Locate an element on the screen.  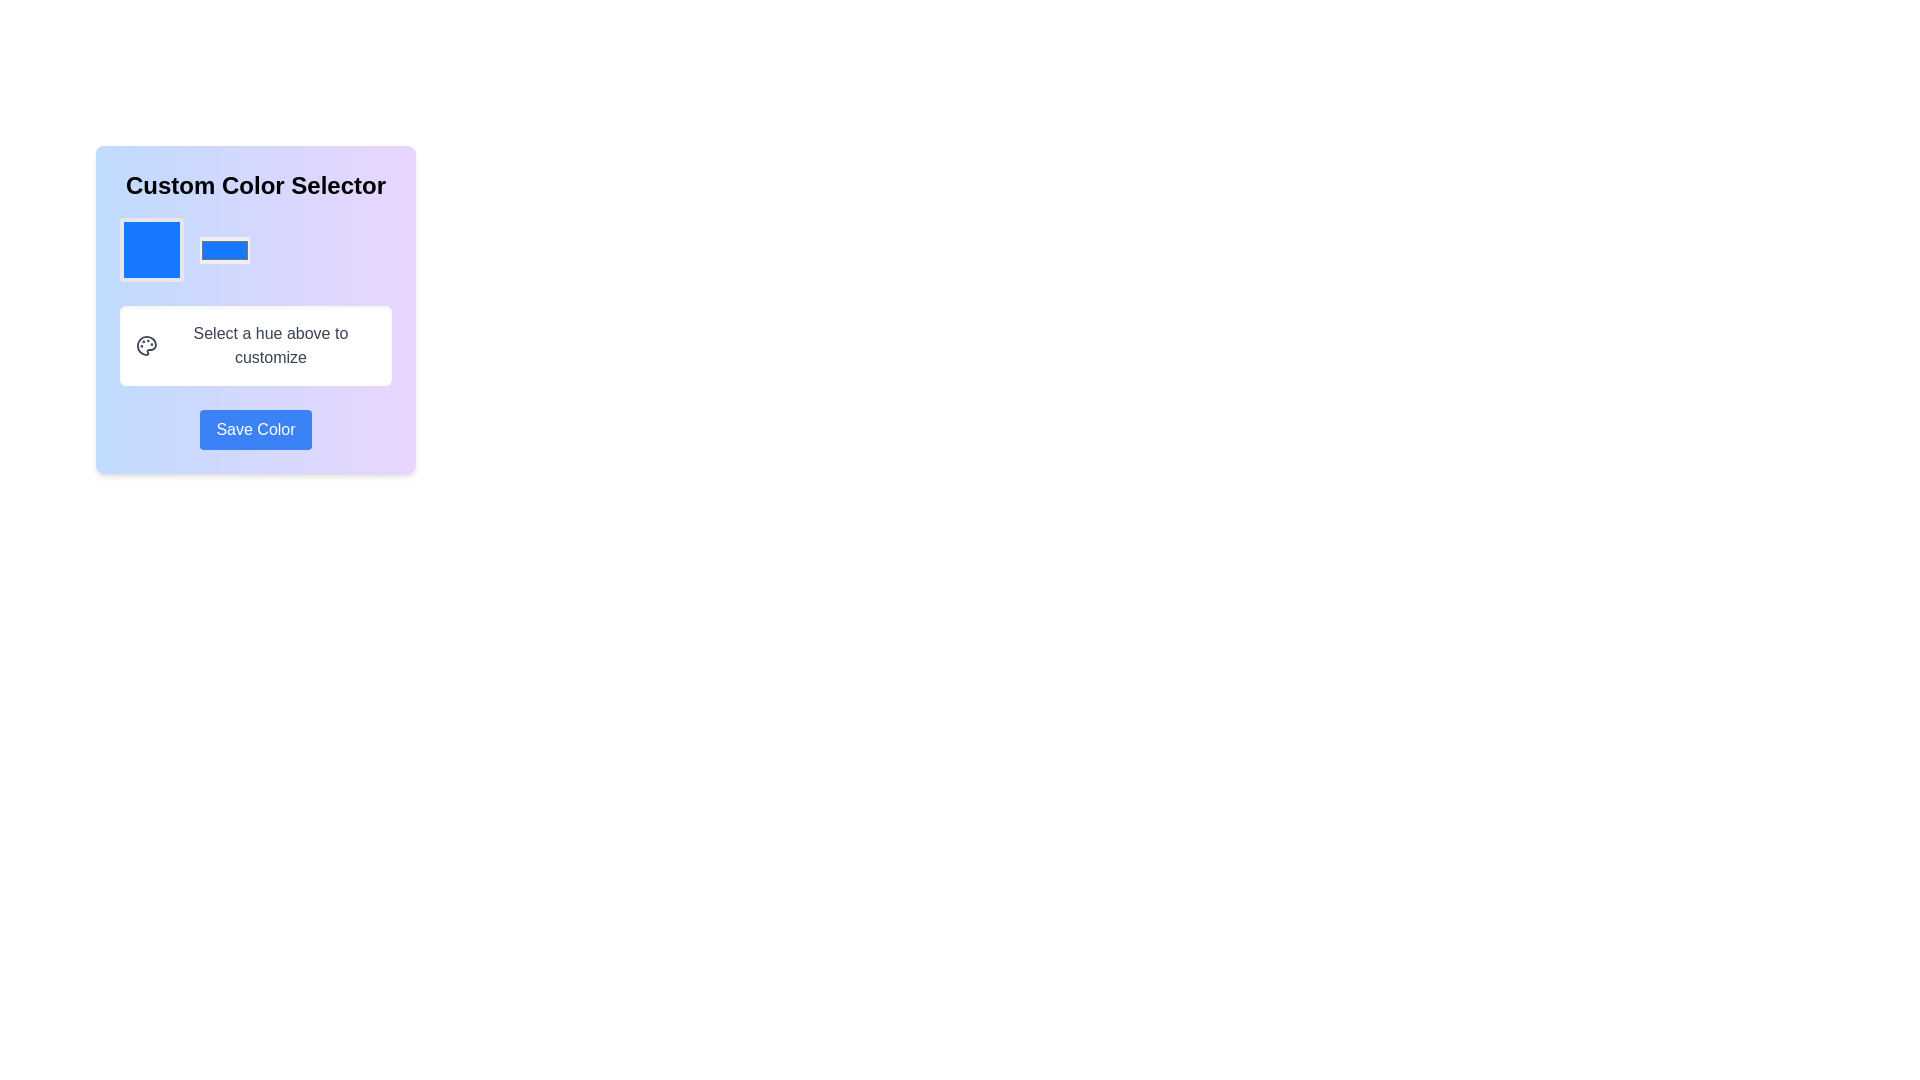
the rectangular color input box with a blue background located to the right of the large square preview box to select a color value is located at coordinates (225, 249).